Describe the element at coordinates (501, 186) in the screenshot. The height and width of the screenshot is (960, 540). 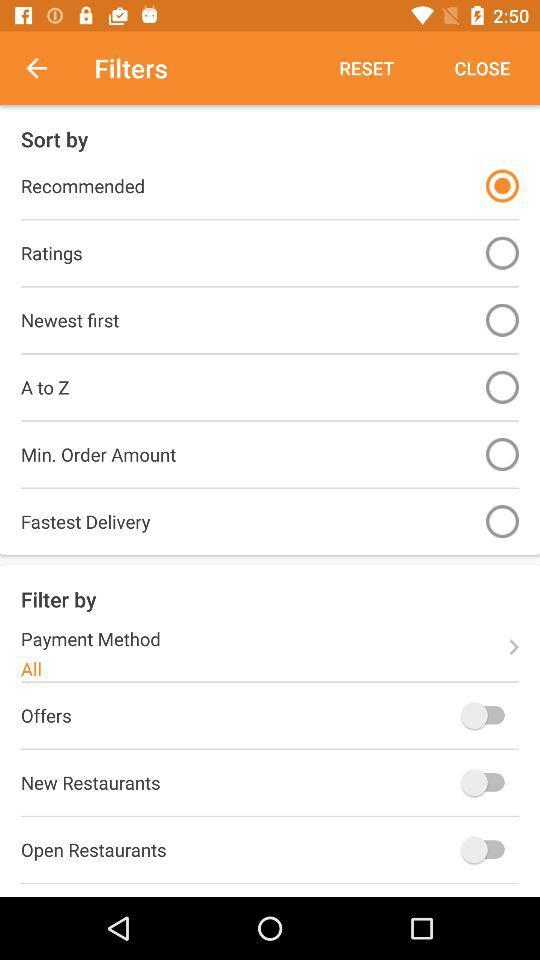
I see `the item next to recommended icon` at that location.